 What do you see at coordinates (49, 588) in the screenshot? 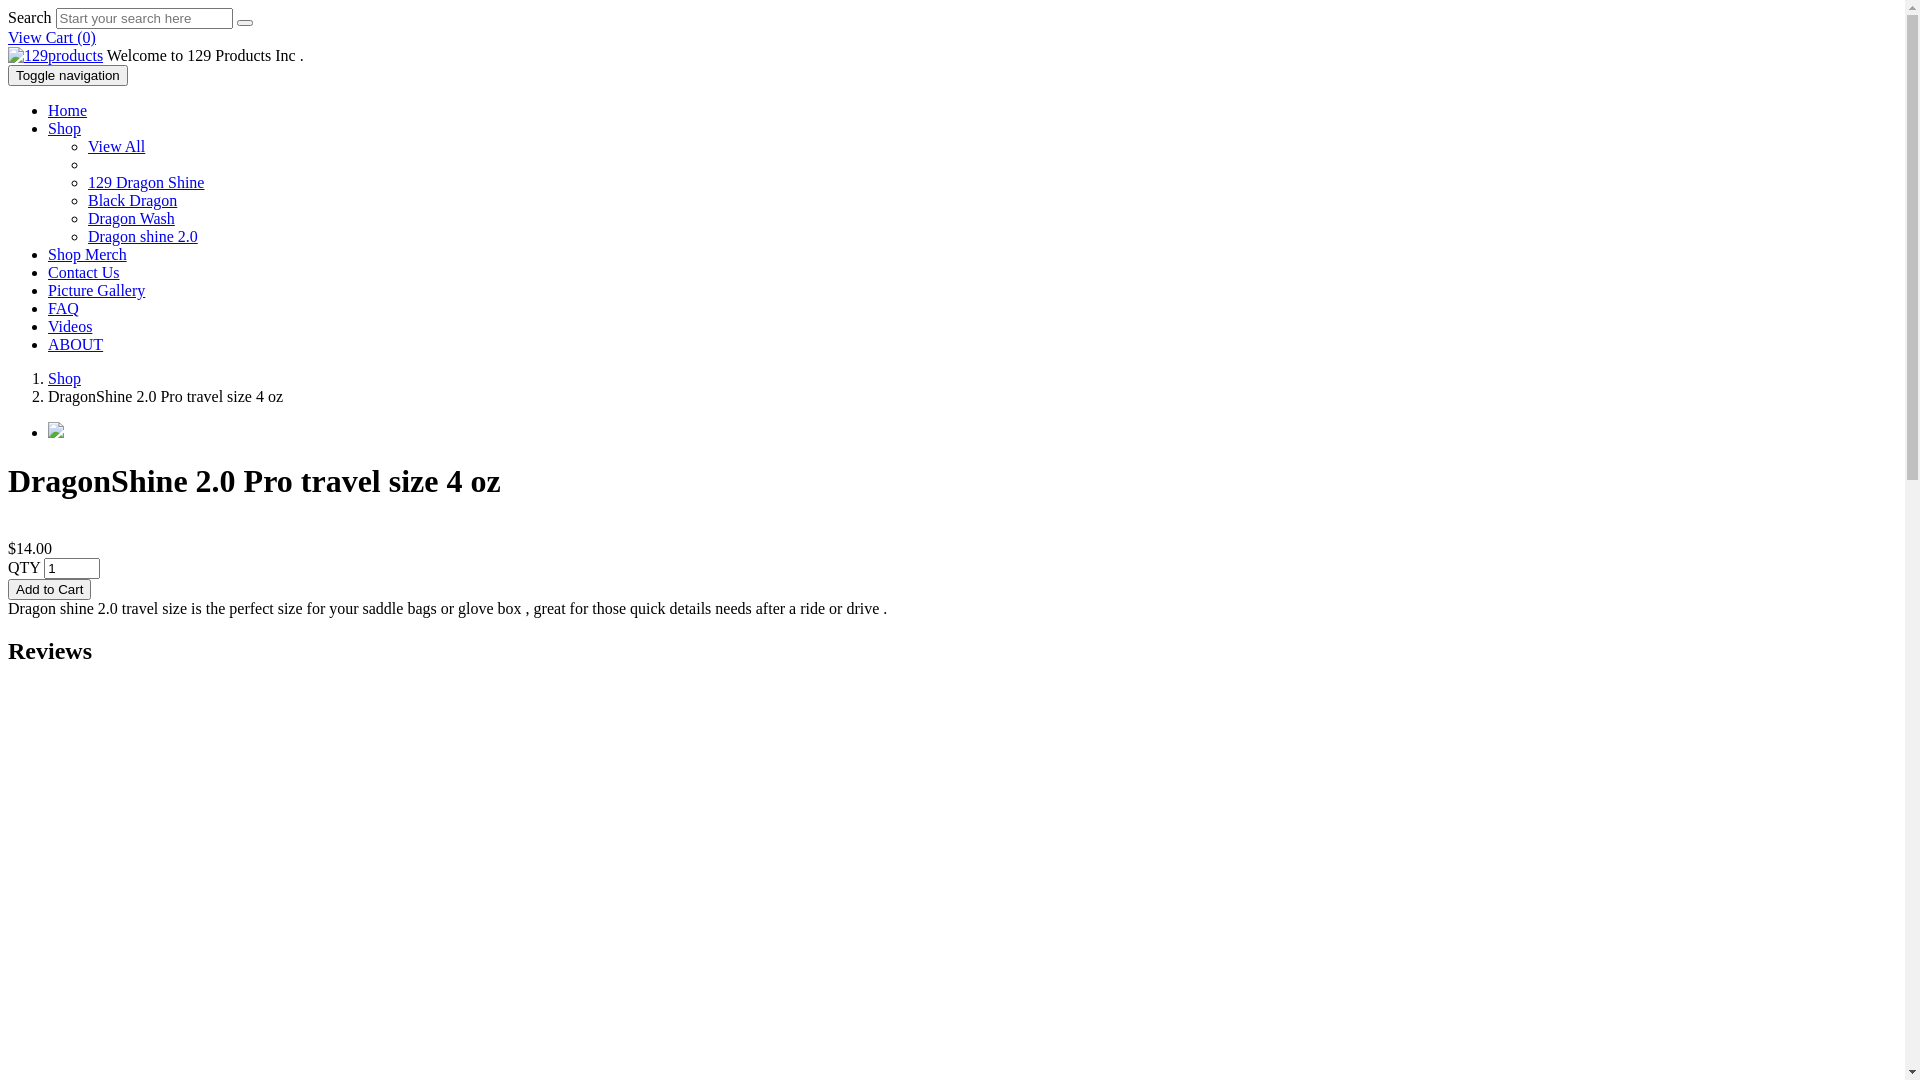
I see `'Add to Cart'` at bounding box center [49, 588].